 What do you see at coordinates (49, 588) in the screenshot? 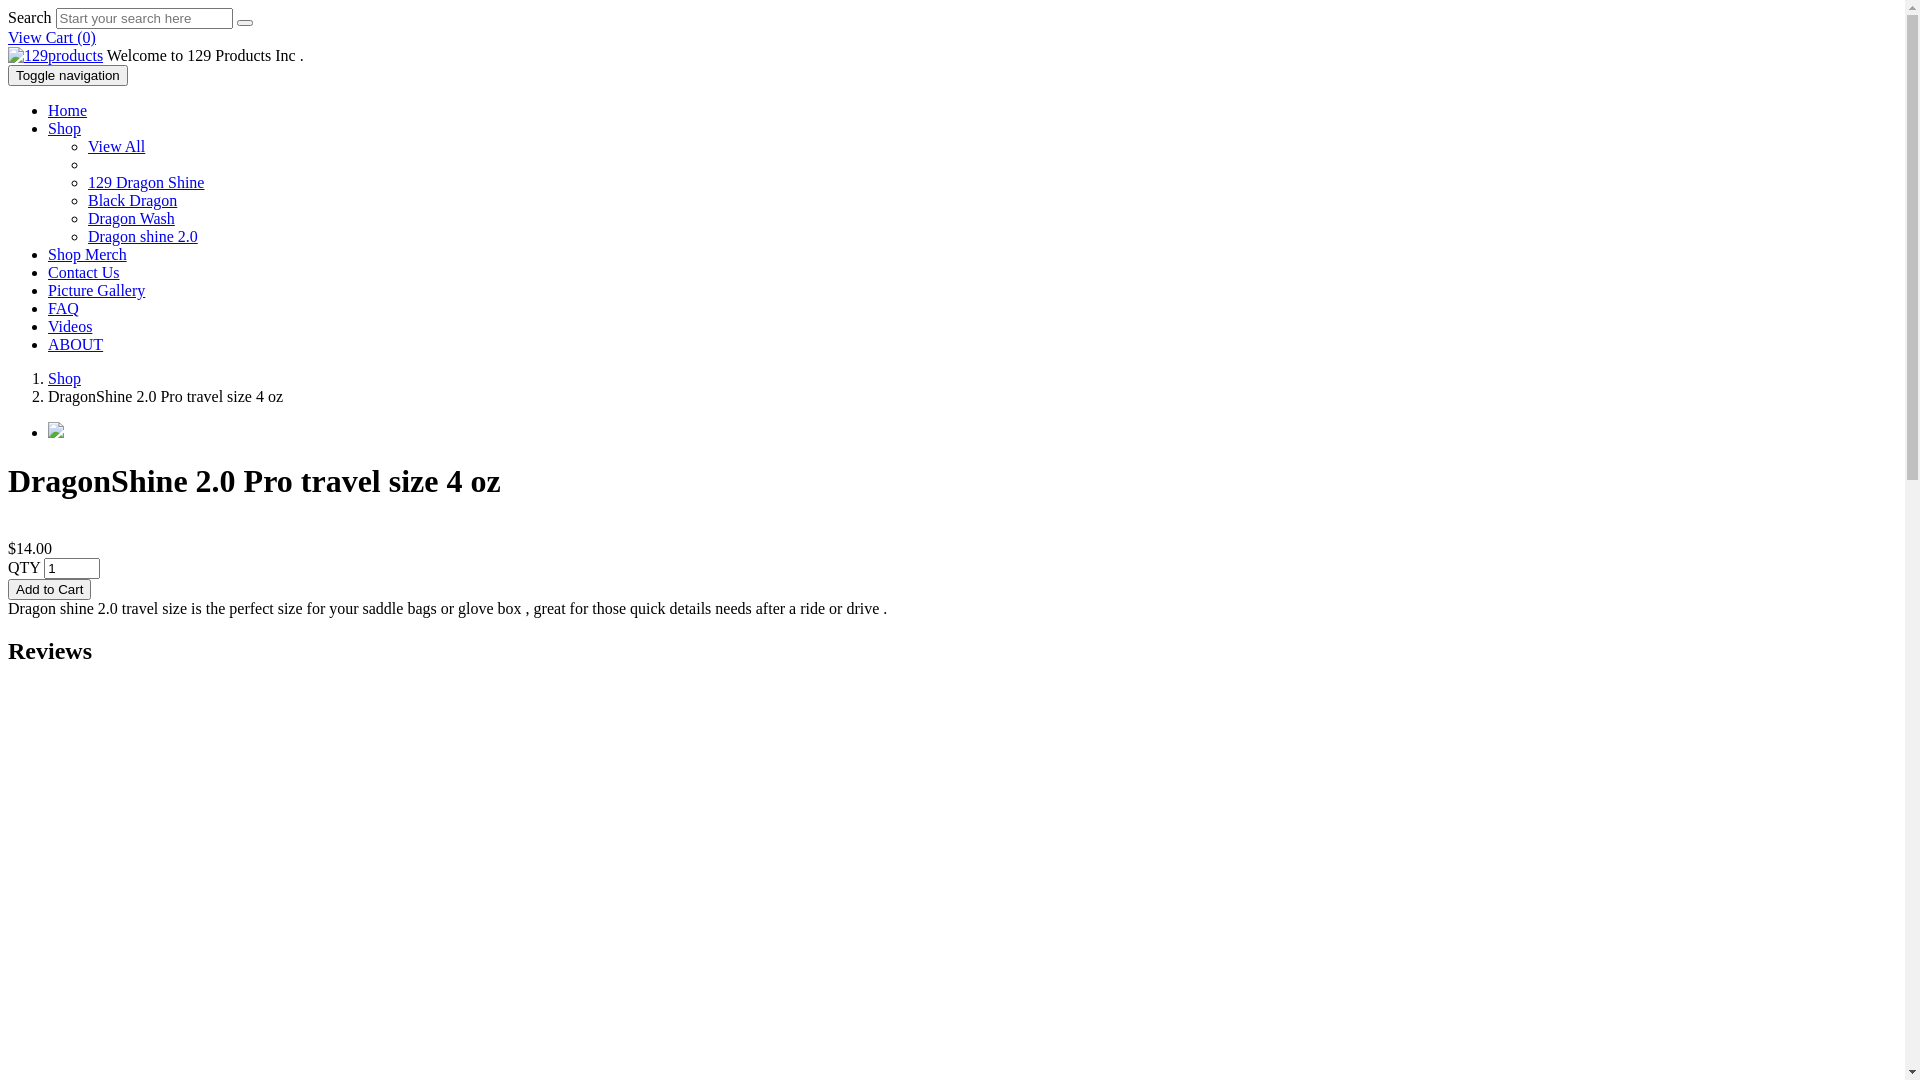
I see `'Add to Cart'` at bounding box center [49, 588].